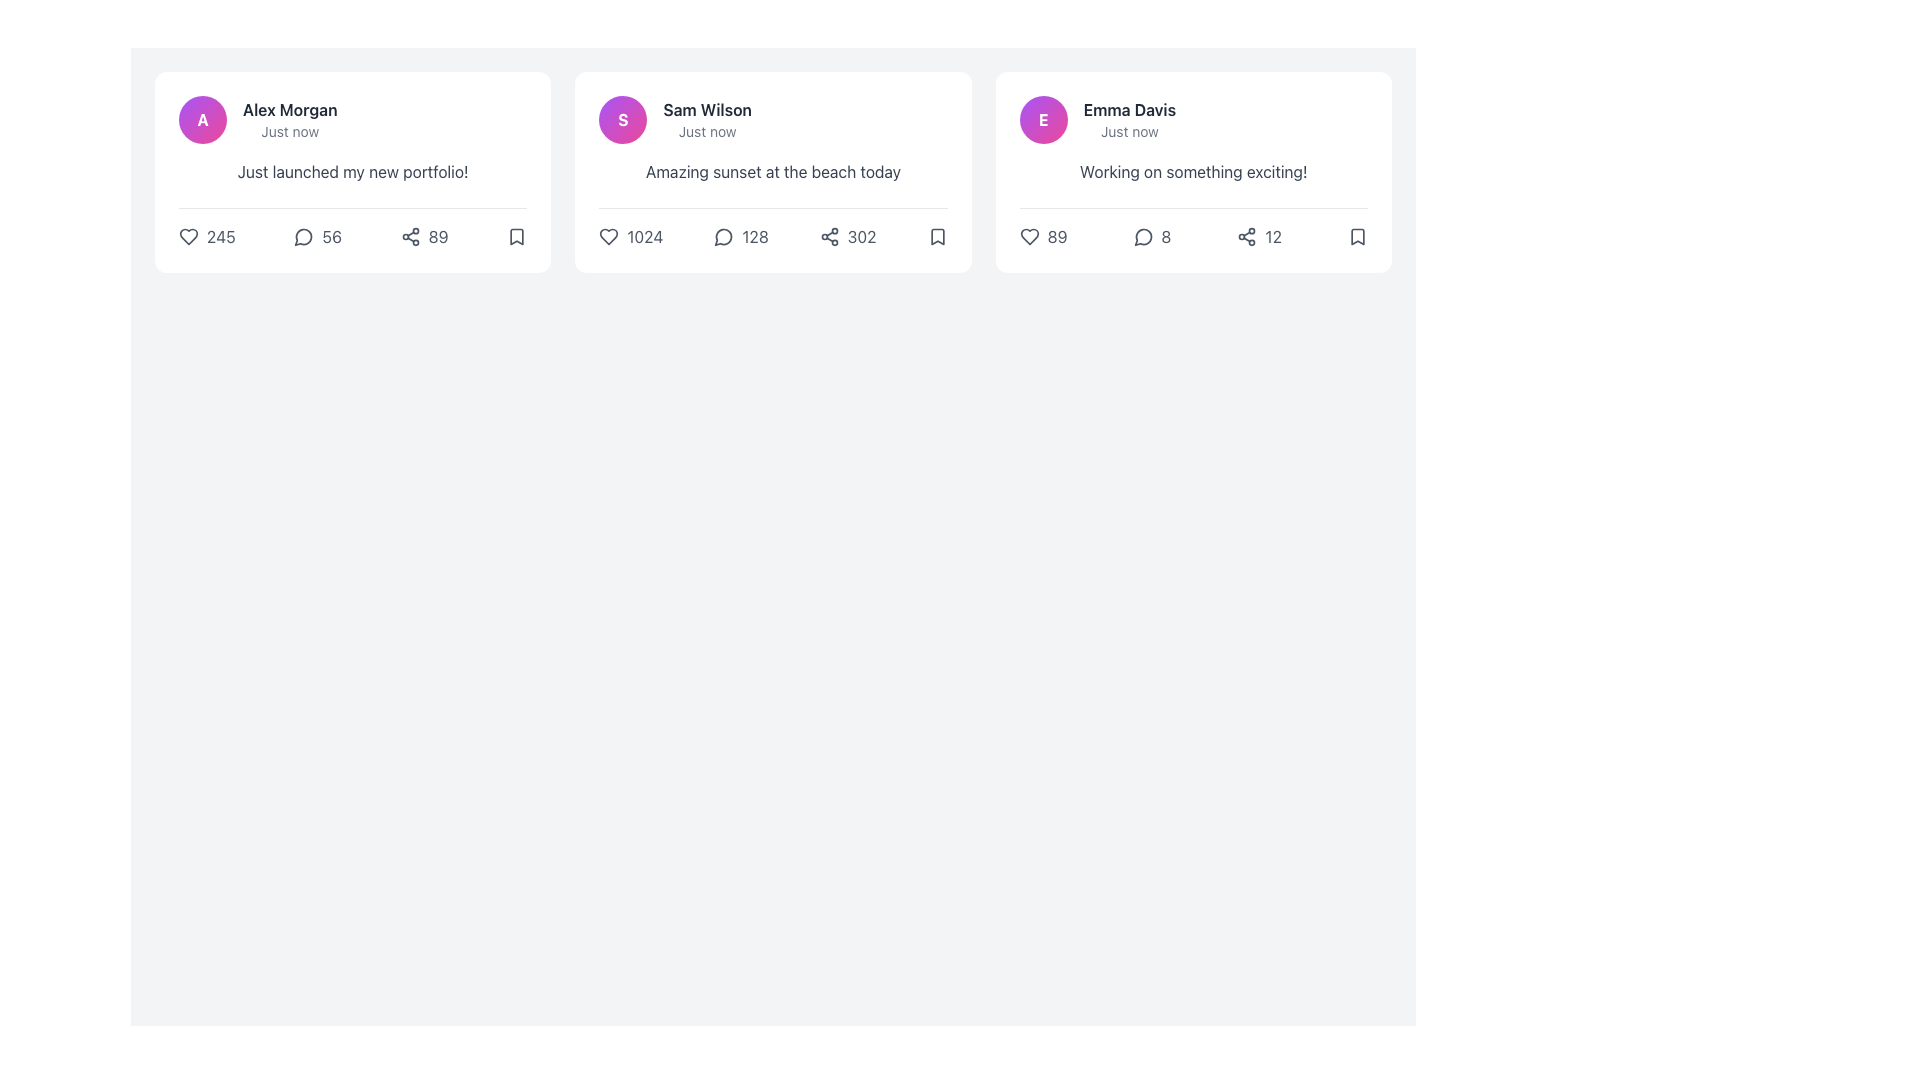  I want to click on the interactive text element displaying the numeric indicator '8' adjacent to the message bubble icon located at the bottom section of the third card on the right, so click(1152, 235).